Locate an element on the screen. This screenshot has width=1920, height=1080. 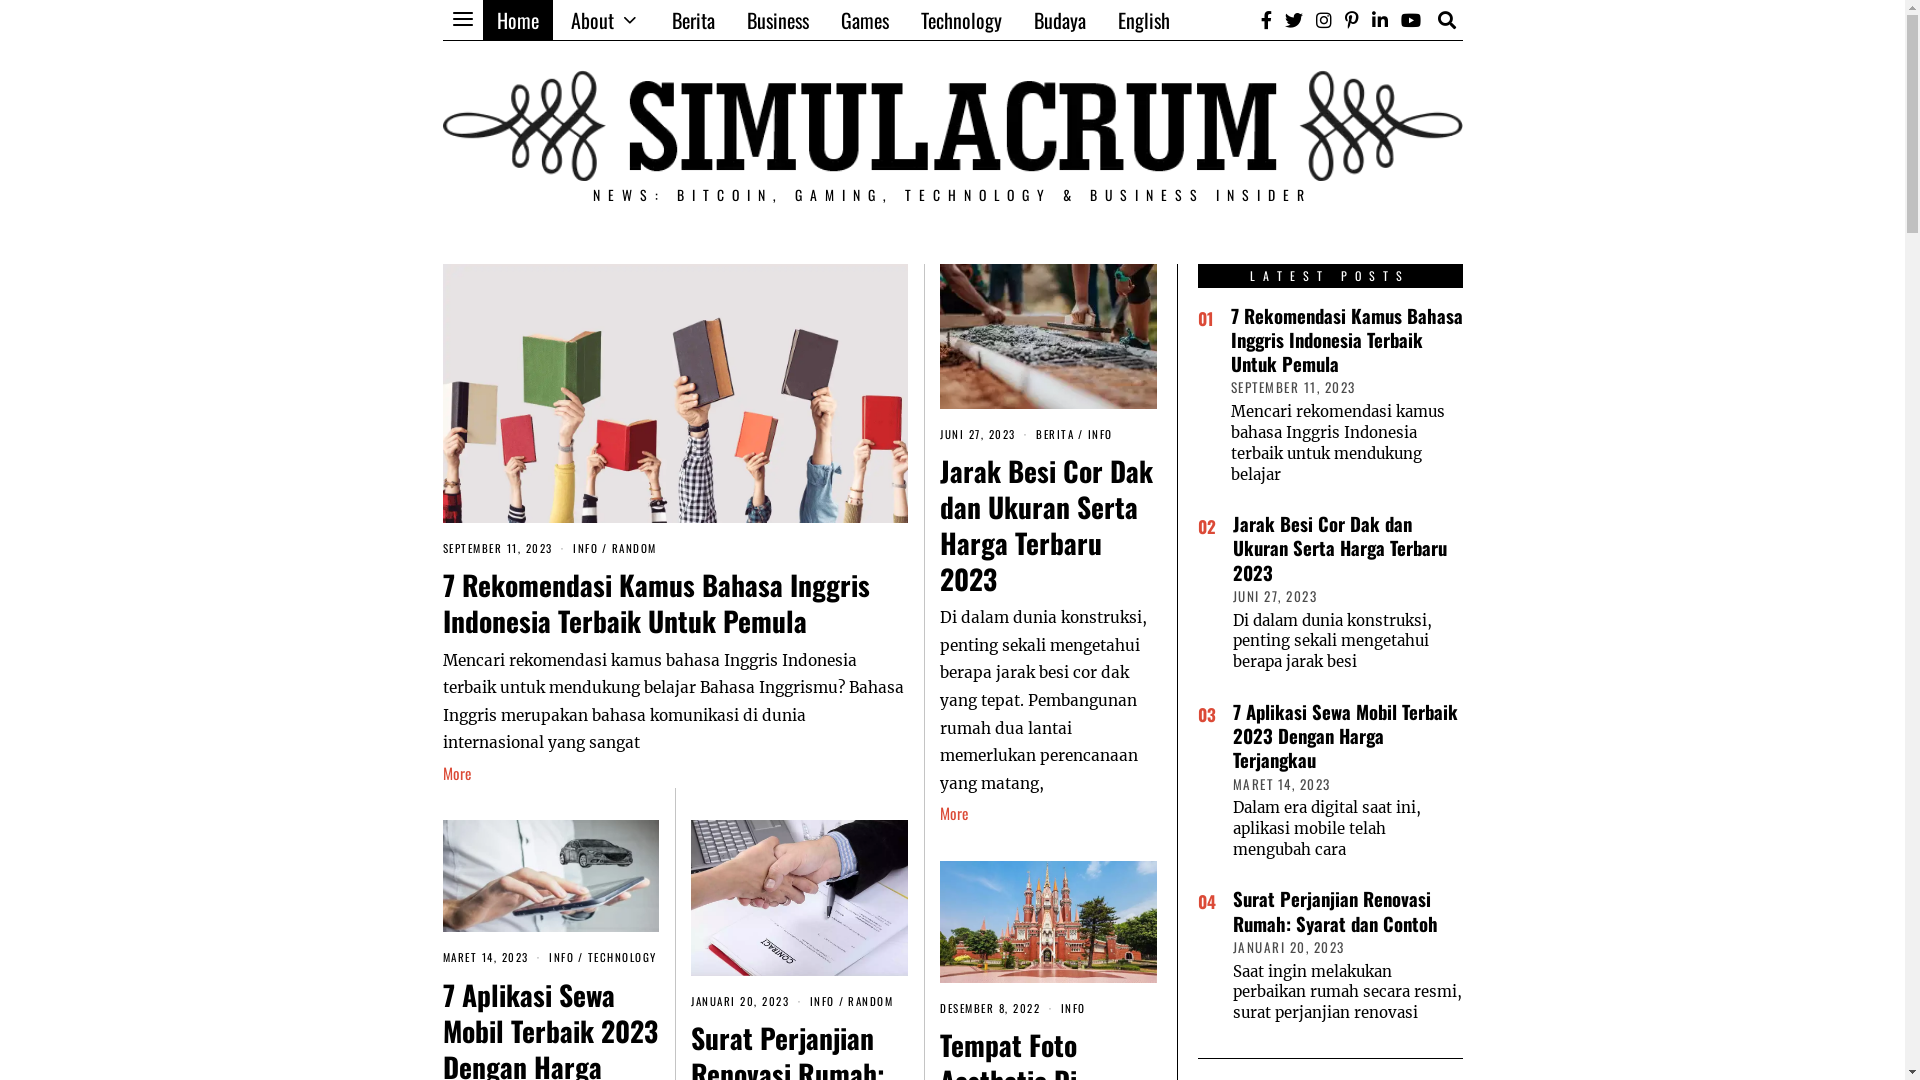
'Pinterest' is located at coordinates (1352, 19).